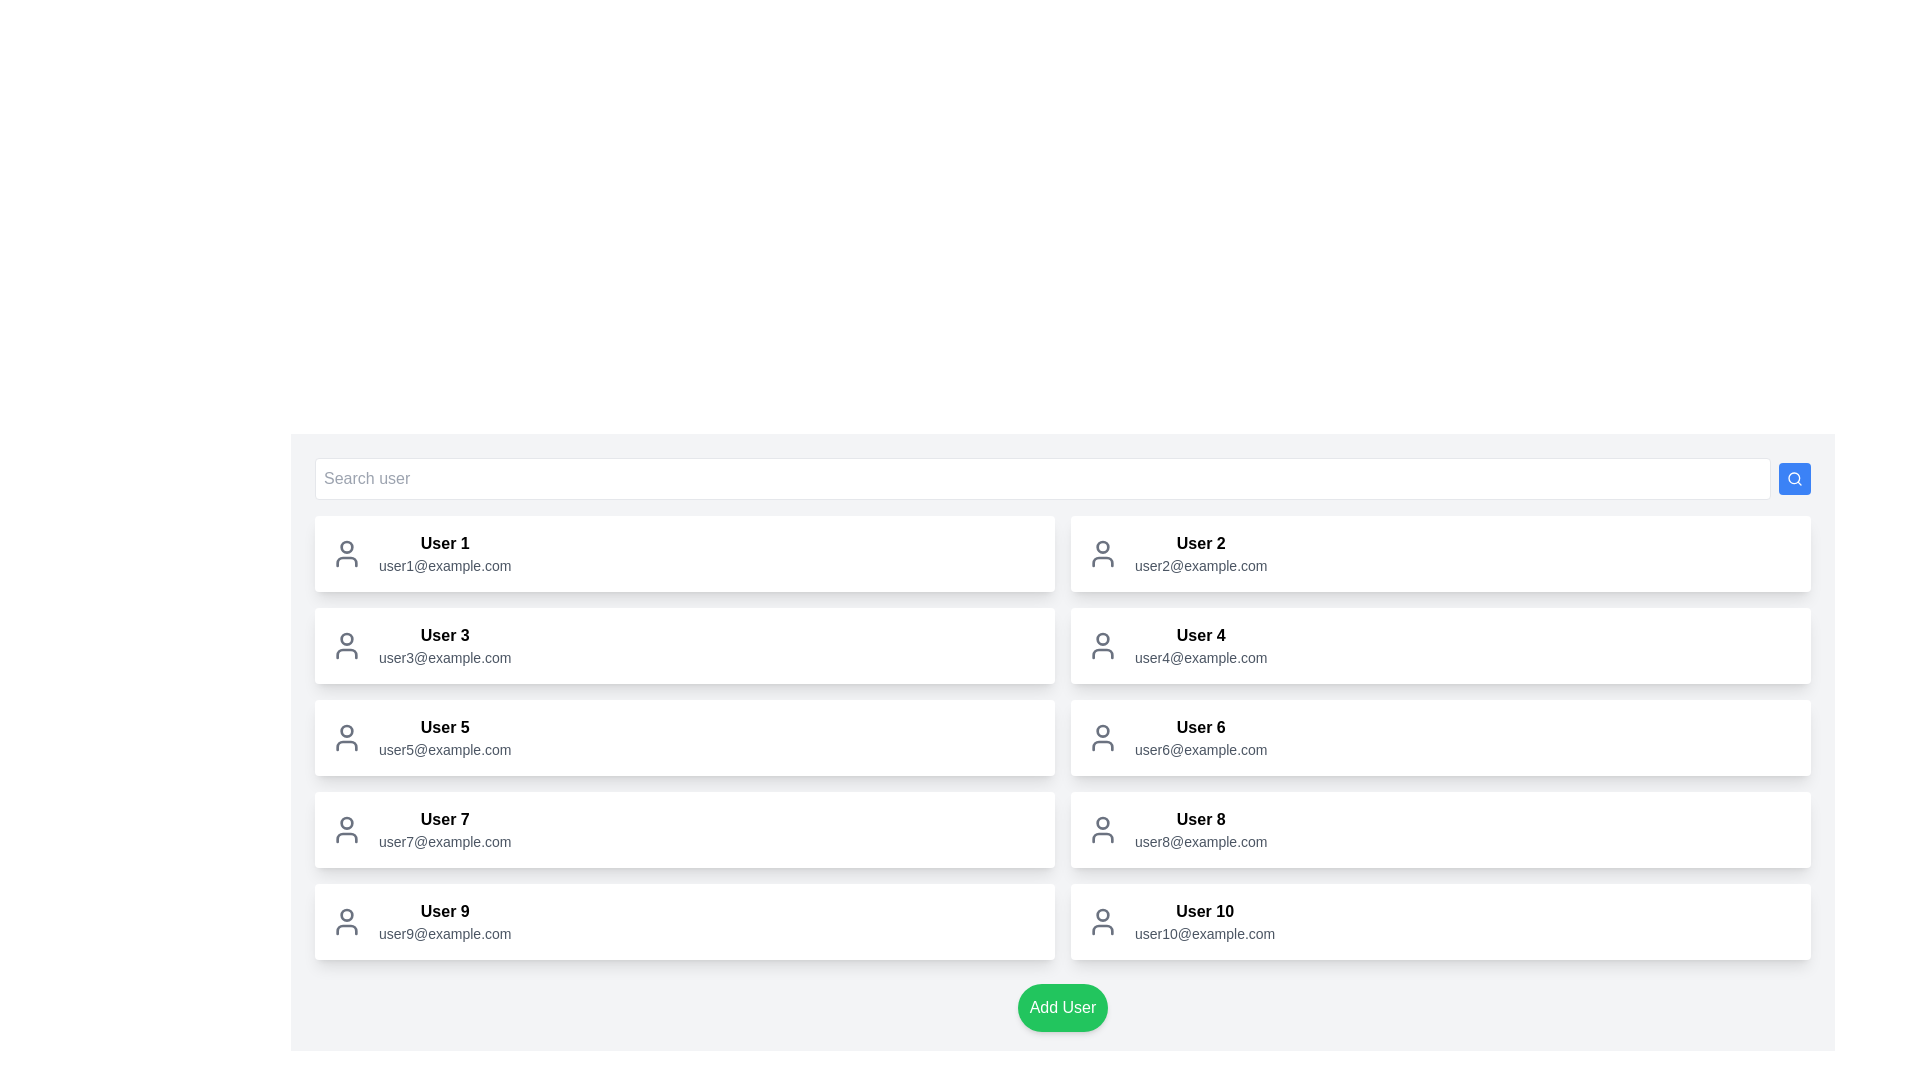  What do you see at coordinates (444, 820) in the screenshot?
I see `the text element displaying 'User 7' which is in bold font style and is the upper text in the fifth position of a list` at bounding box center [444, 820].